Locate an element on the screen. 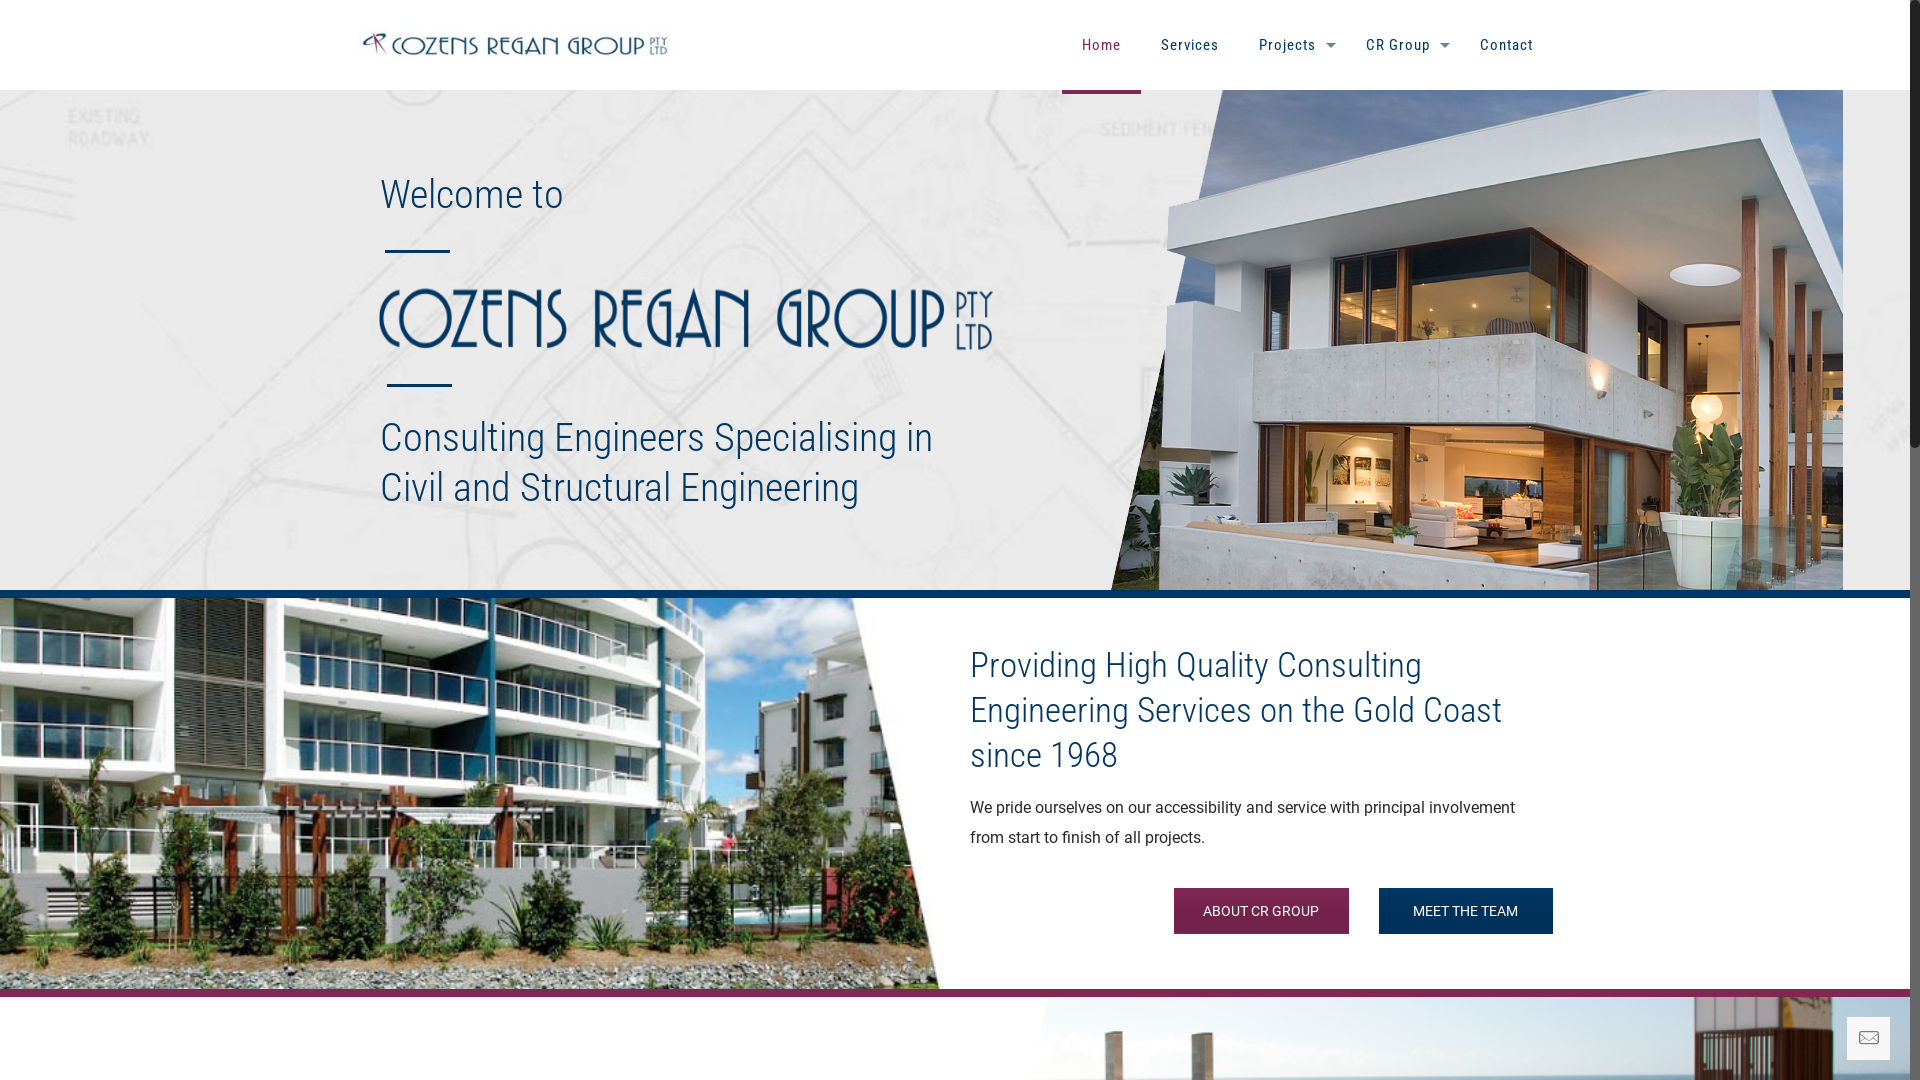 The height and width of the screenshot is (1080, 1920). 'CR Group' is located at coordinates (1401, 45).